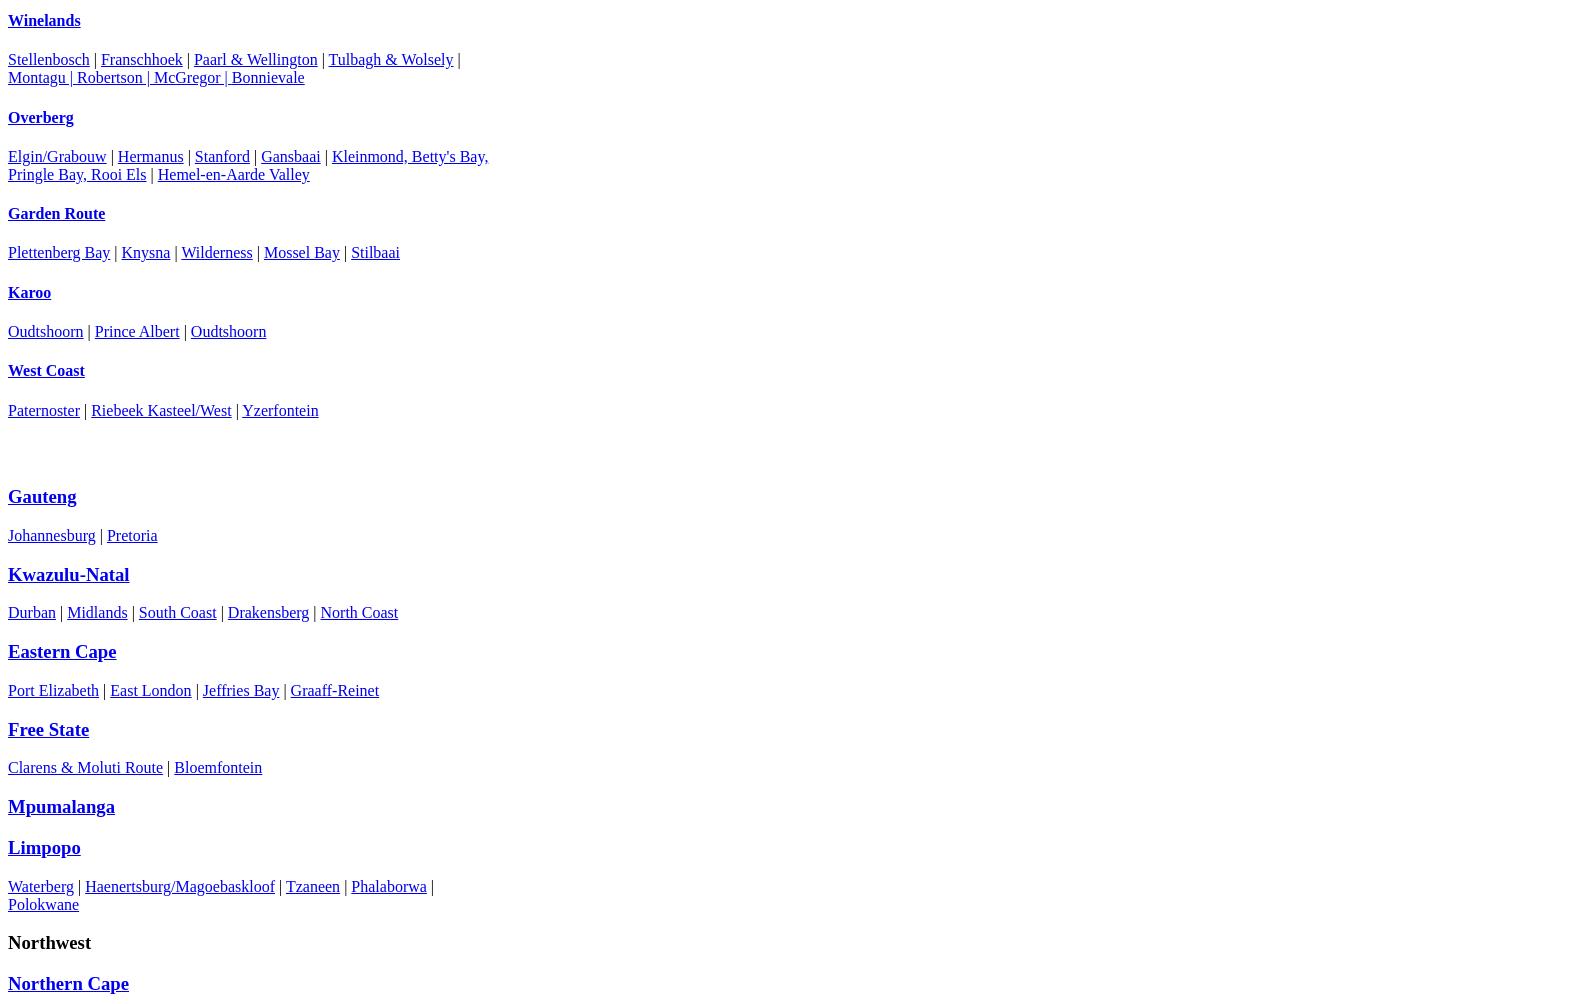  Describe the element at coordinates (97, 612) in the screenshot. I see `'Midlands'` at that location.